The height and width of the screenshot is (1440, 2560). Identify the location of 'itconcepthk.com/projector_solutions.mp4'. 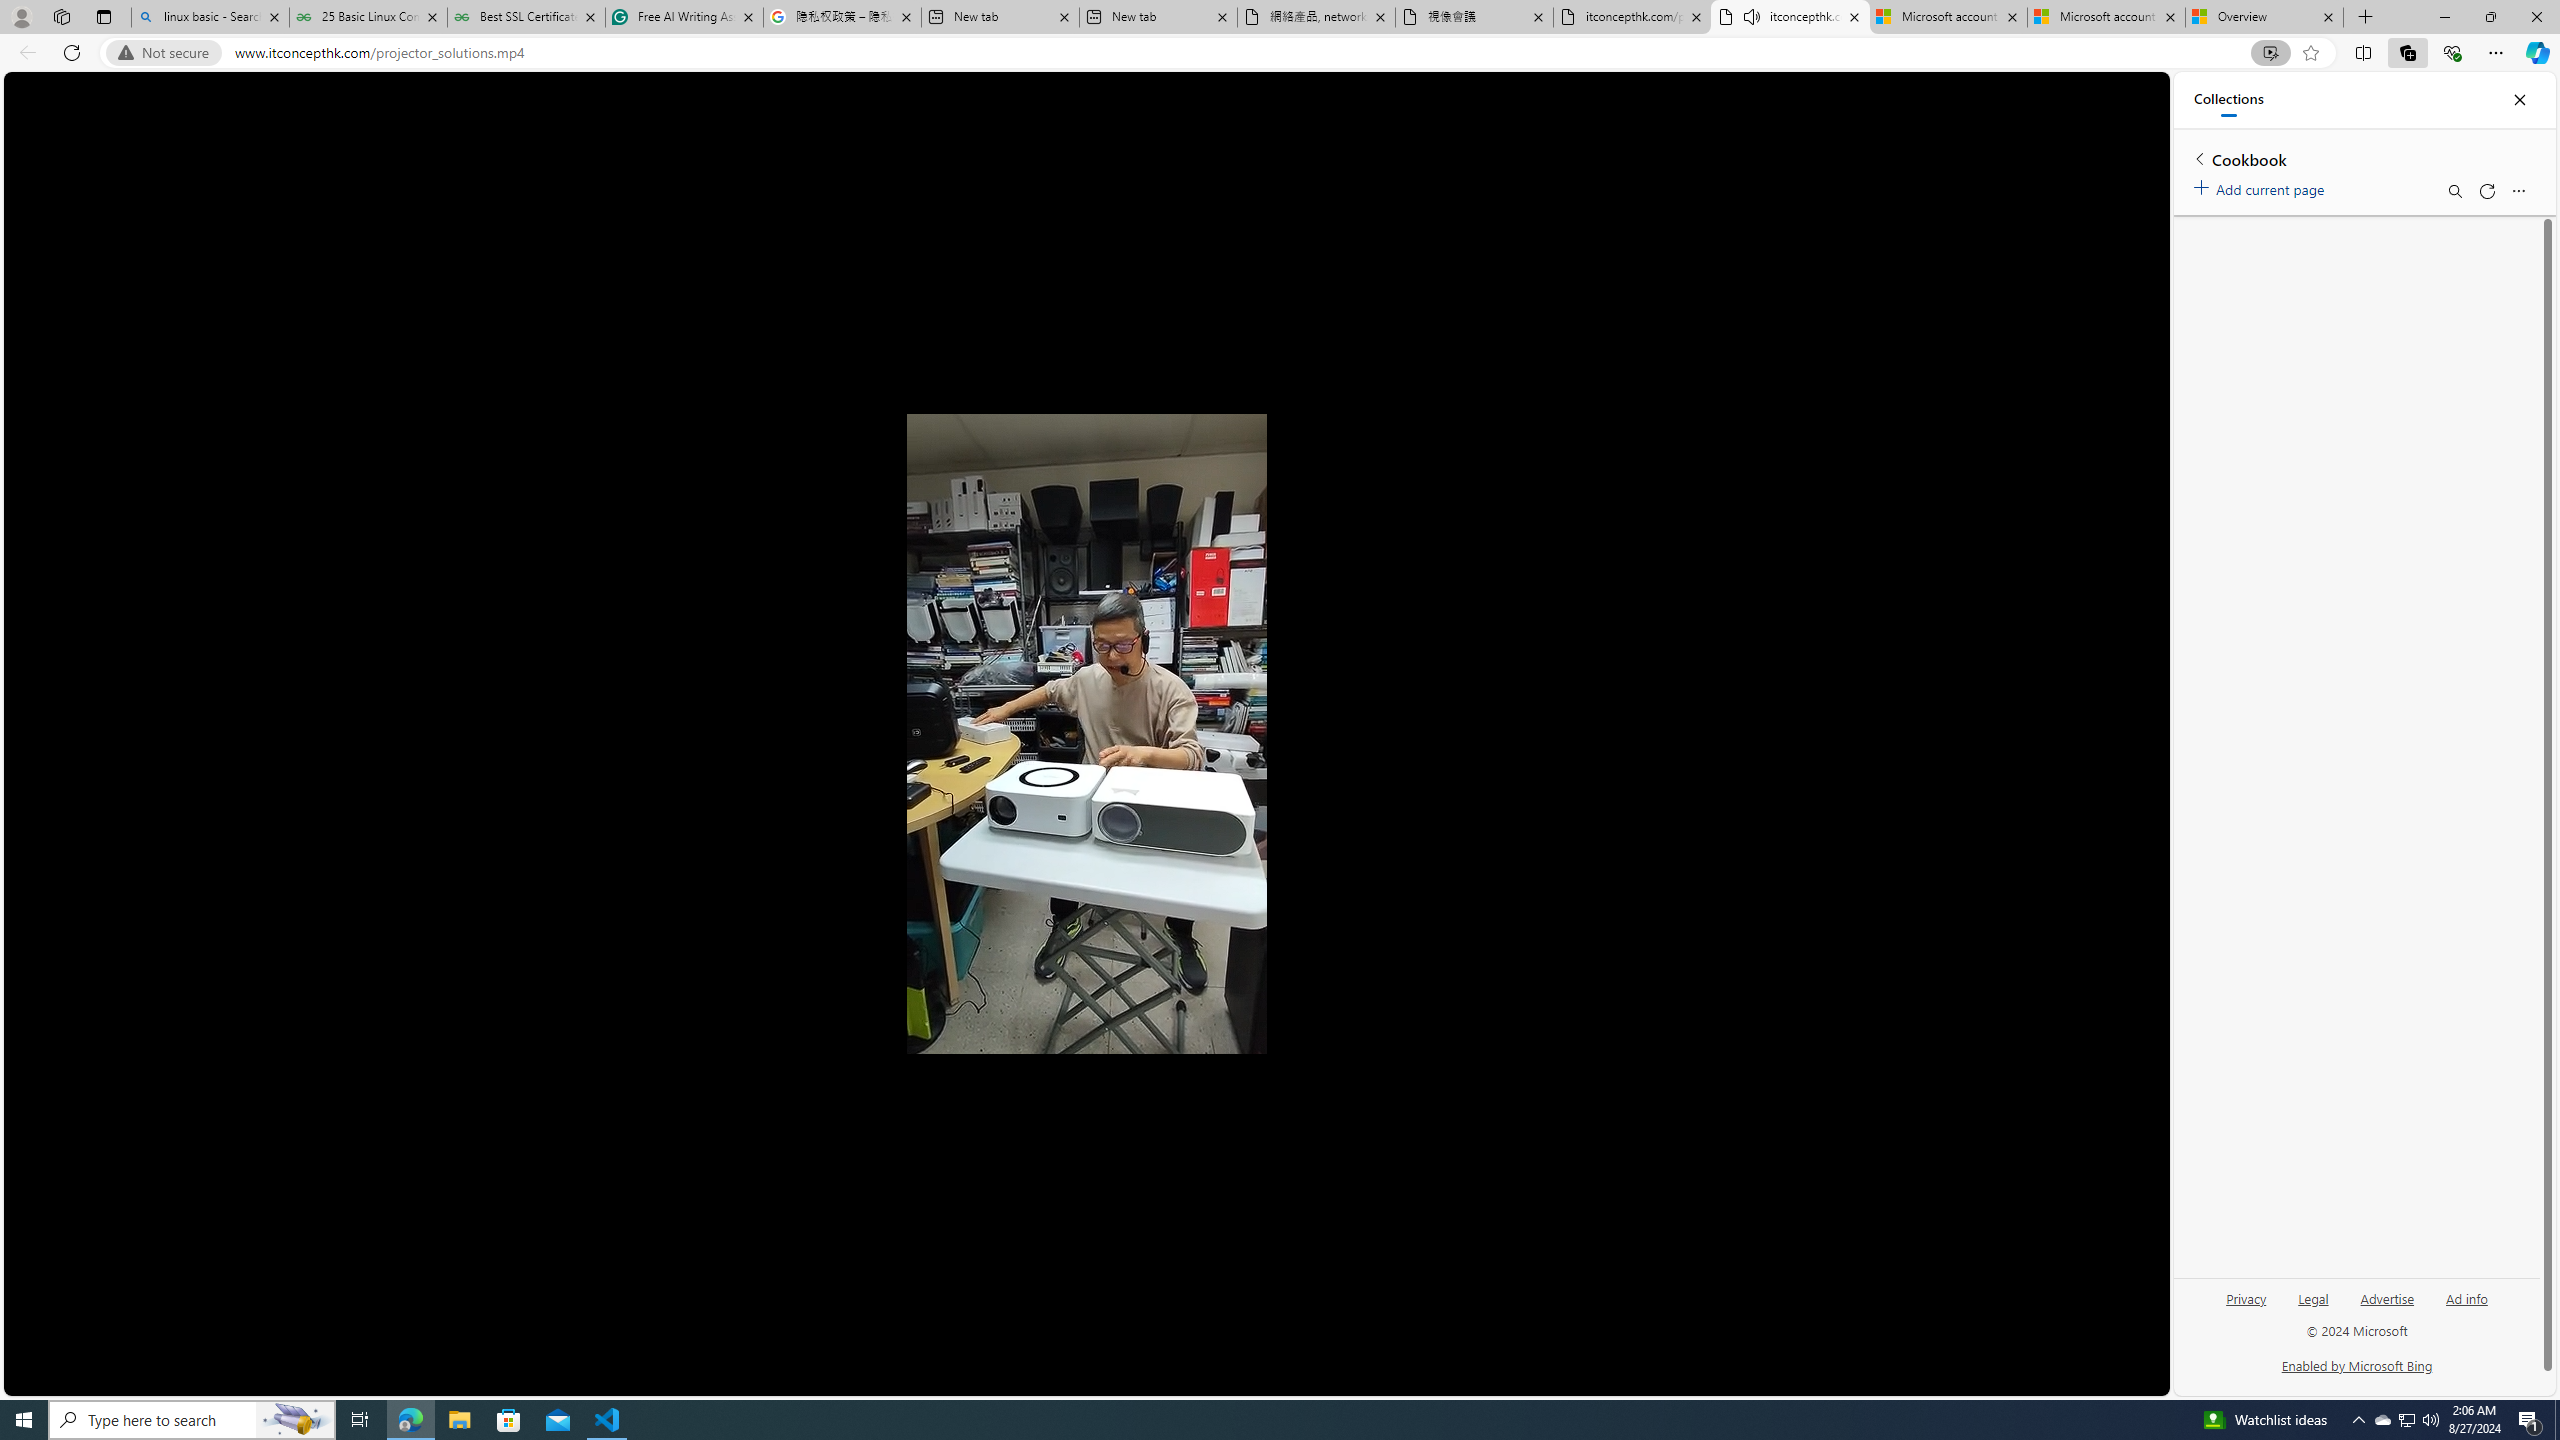
(1632, 16).